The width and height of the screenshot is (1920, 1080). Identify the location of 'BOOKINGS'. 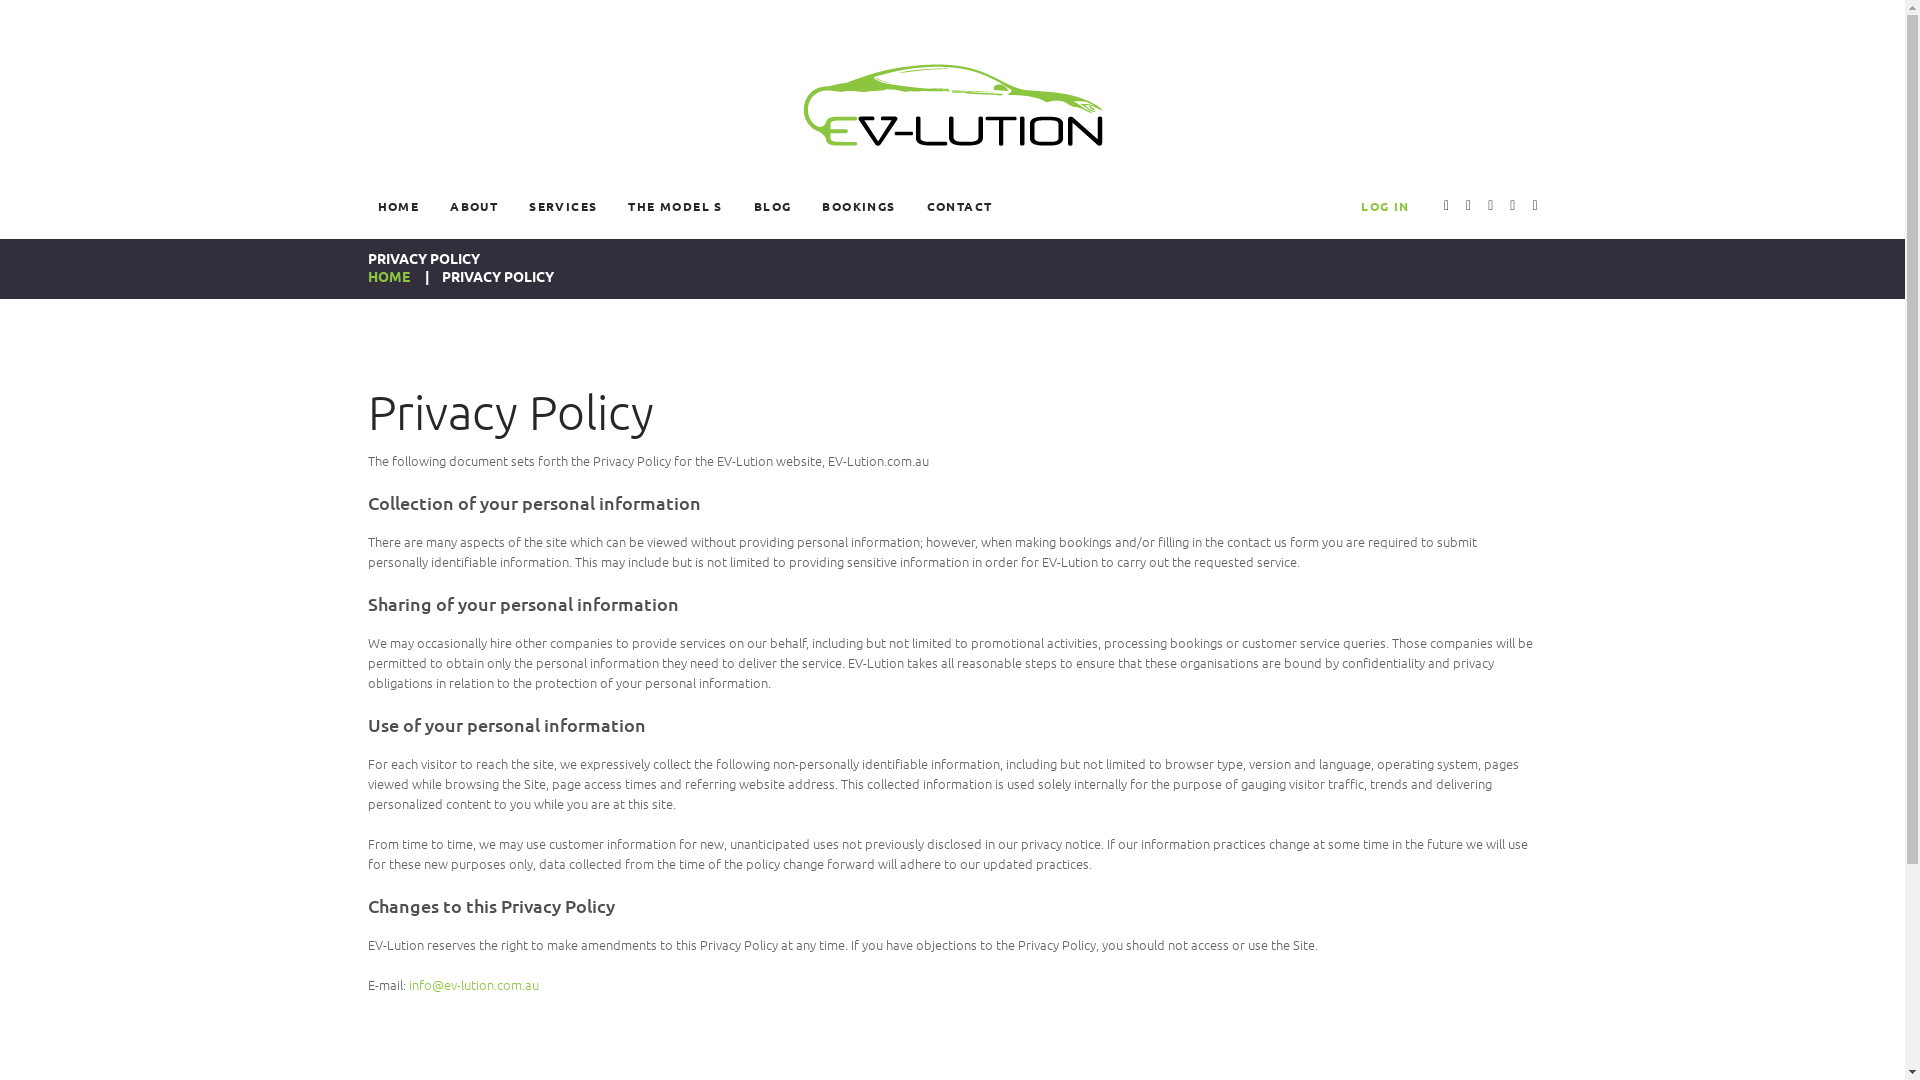
(811, 205).